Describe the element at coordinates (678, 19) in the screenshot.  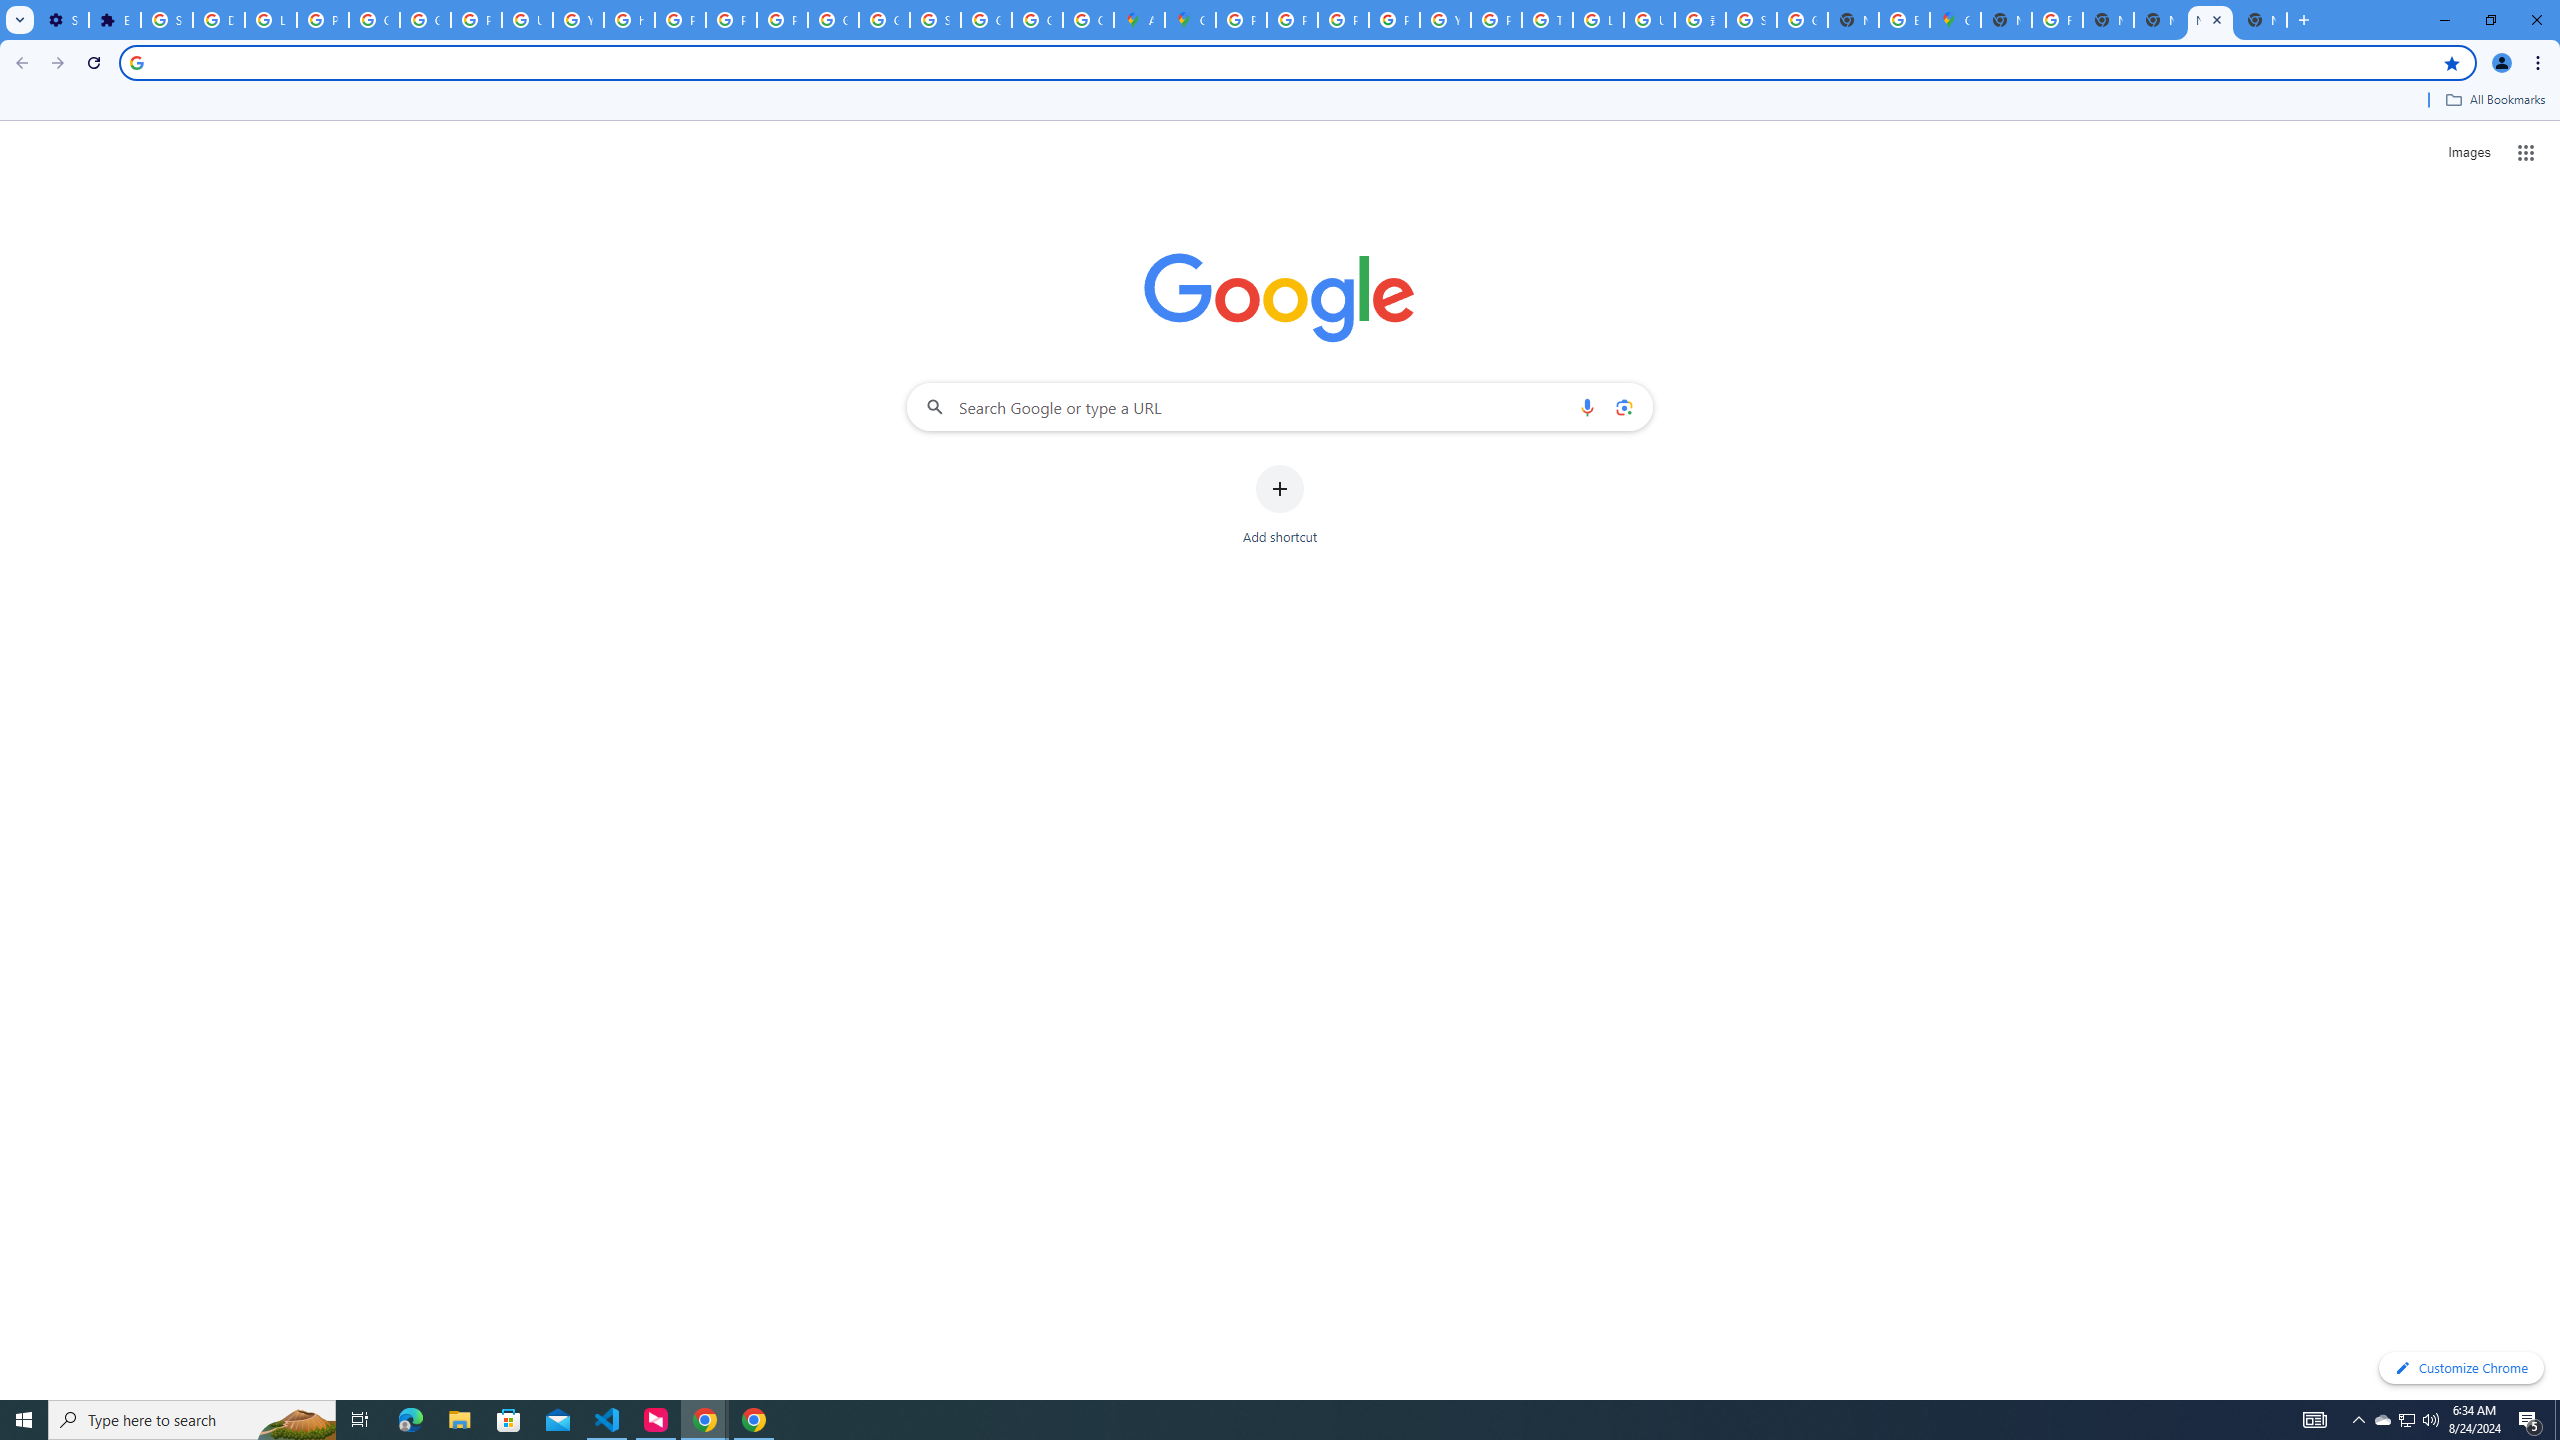
I see `'Privacy Help Center - Policies Help'` at that location.